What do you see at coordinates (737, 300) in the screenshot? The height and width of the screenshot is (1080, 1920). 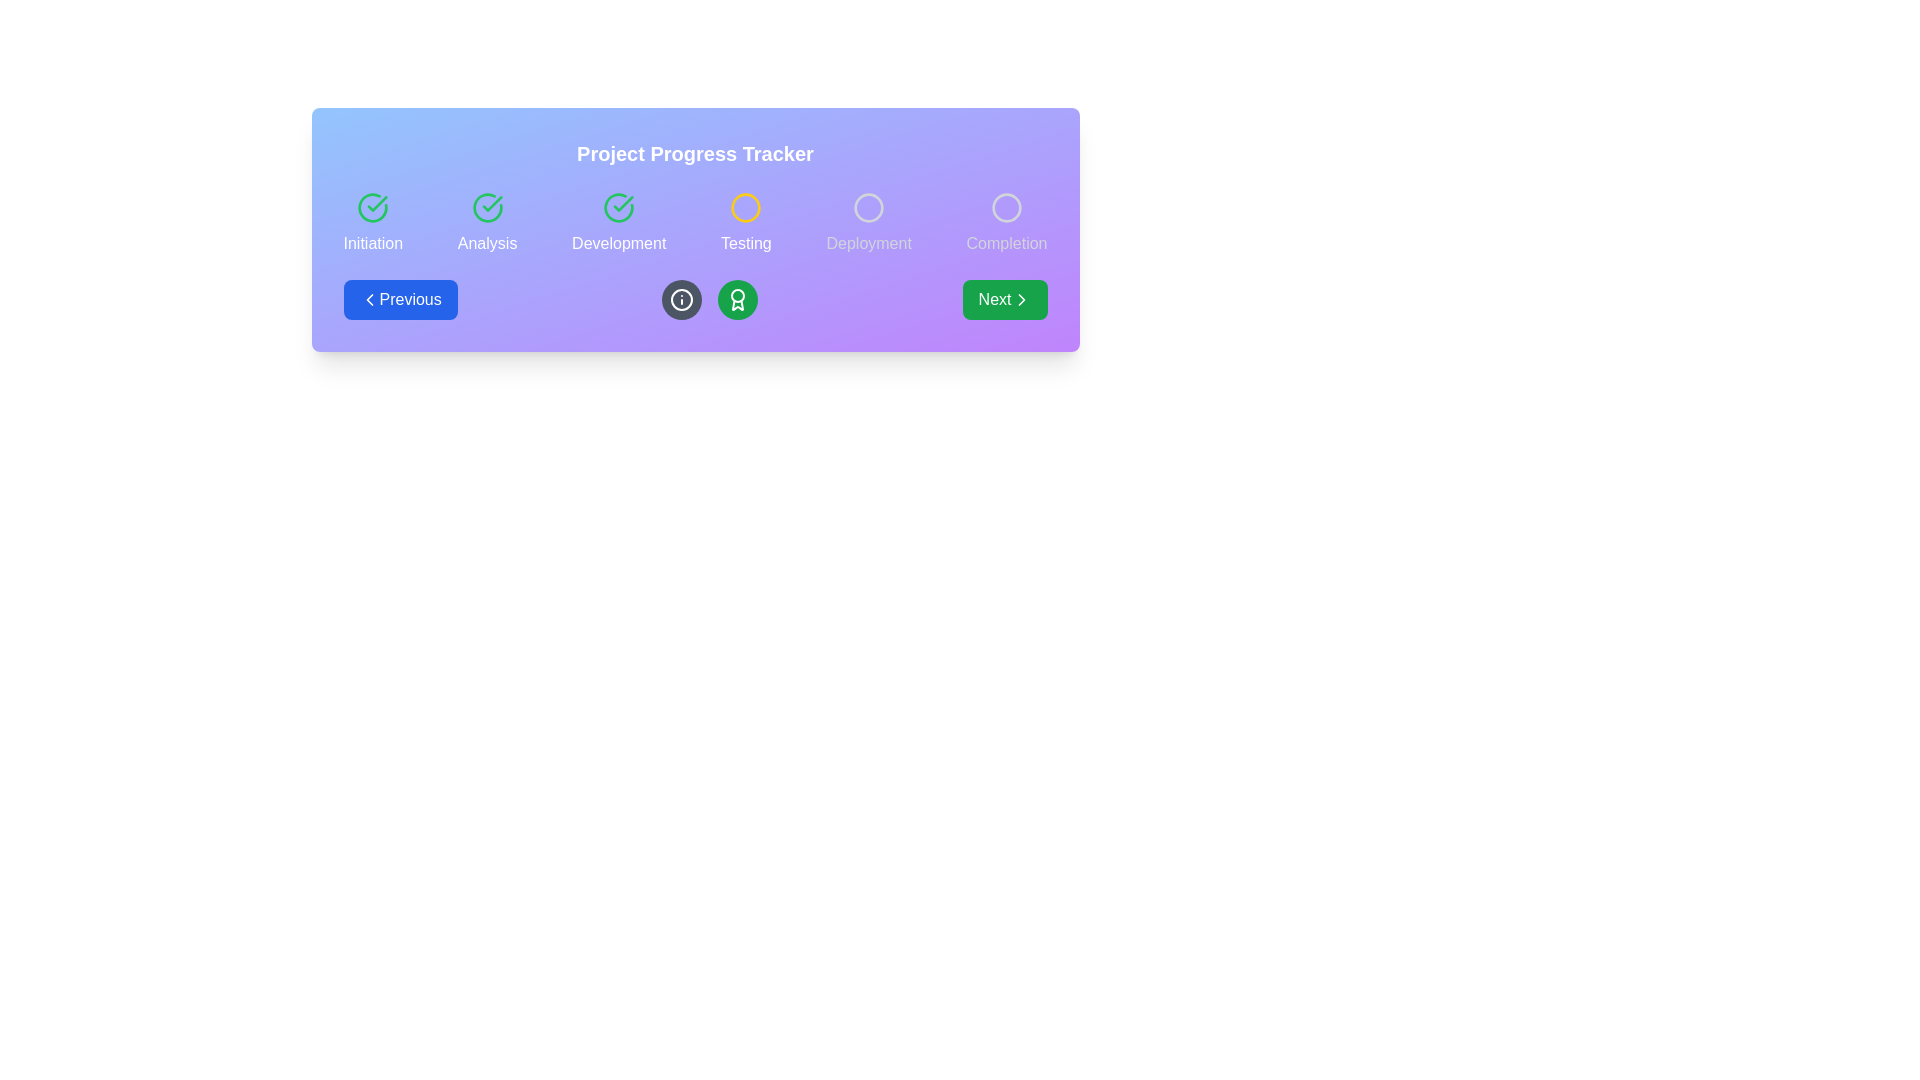 I see `the circular green button with a white award icon, which is the second button in a horizontal layout within the 'Project Progress Tracker' panel` at bounding box center [737, 300].